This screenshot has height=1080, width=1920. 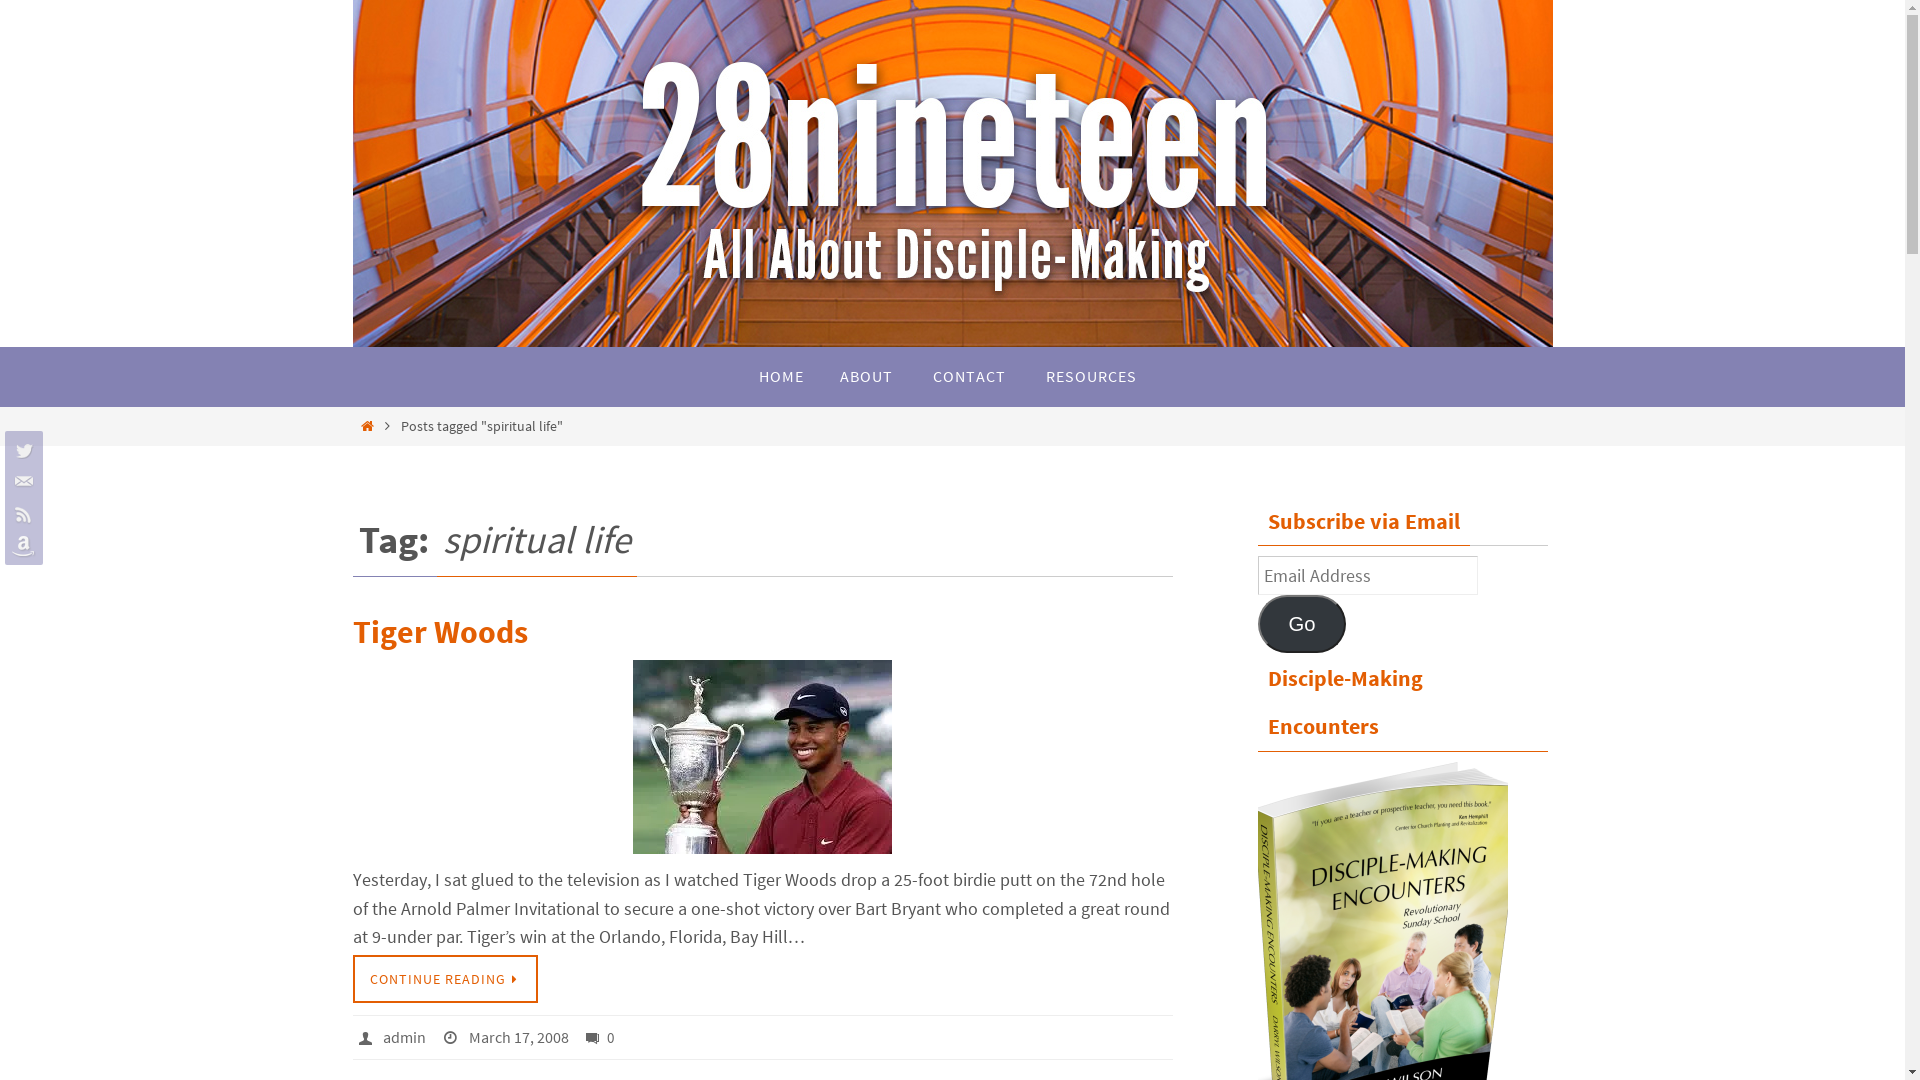 I want to click on 'March 17, 2008', so click(x=518, y=1036).